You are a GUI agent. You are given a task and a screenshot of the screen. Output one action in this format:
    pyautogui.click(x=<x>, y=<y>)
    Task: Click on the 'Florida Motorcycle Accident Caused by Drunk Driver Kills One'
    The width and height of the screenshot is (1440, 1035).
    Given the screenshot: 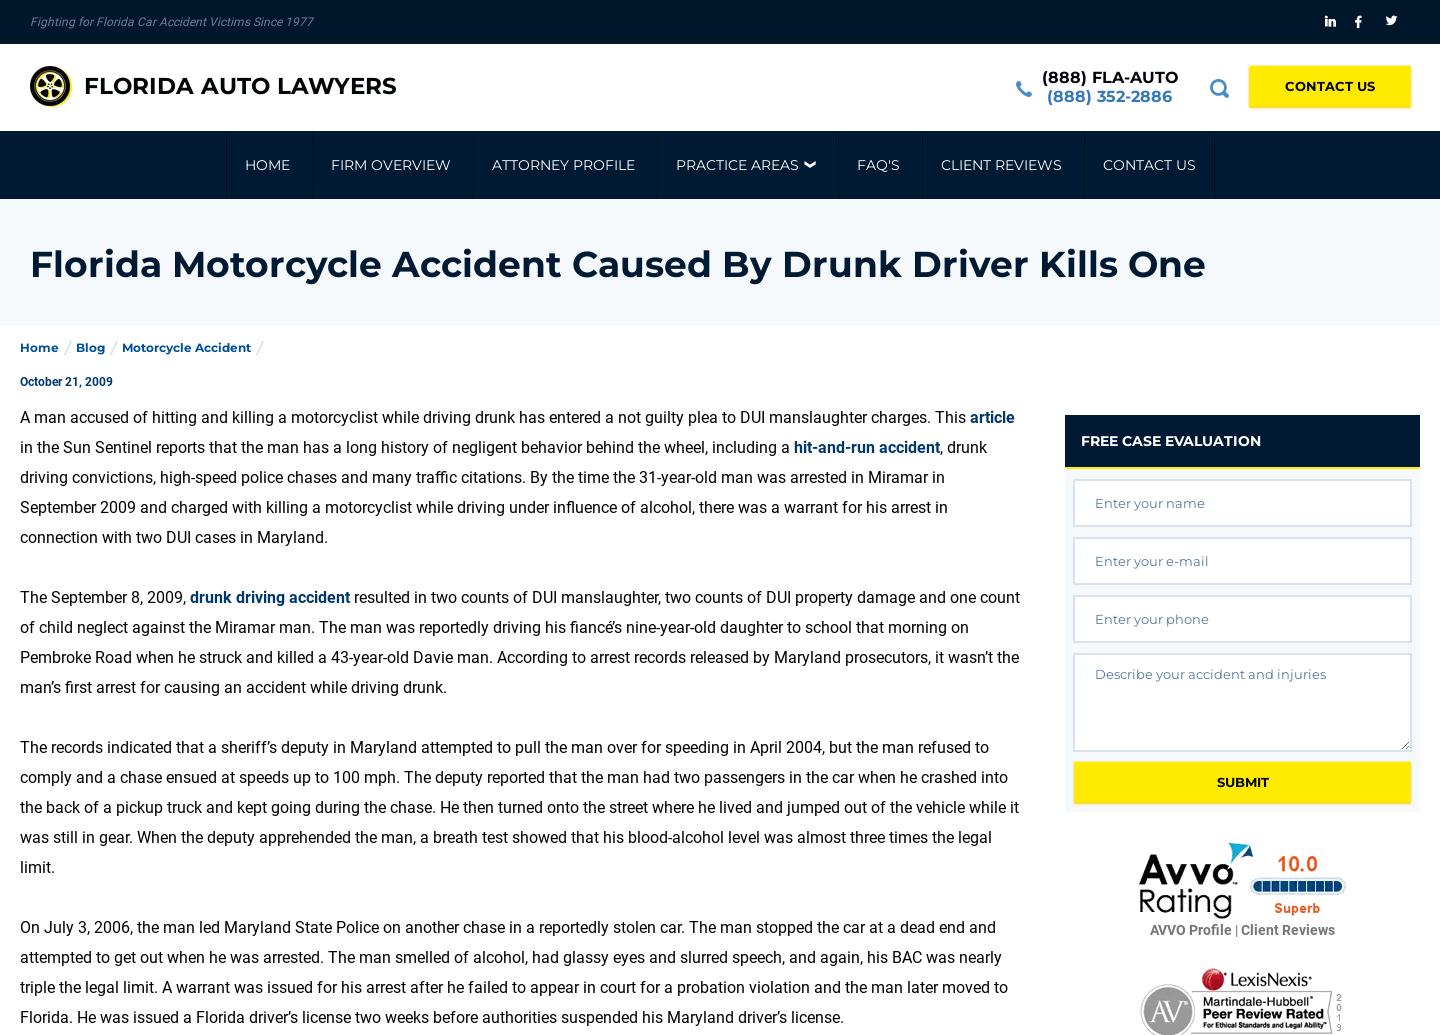 What is the action you would take?
    pyautogui.click(x=617, y=264)
    